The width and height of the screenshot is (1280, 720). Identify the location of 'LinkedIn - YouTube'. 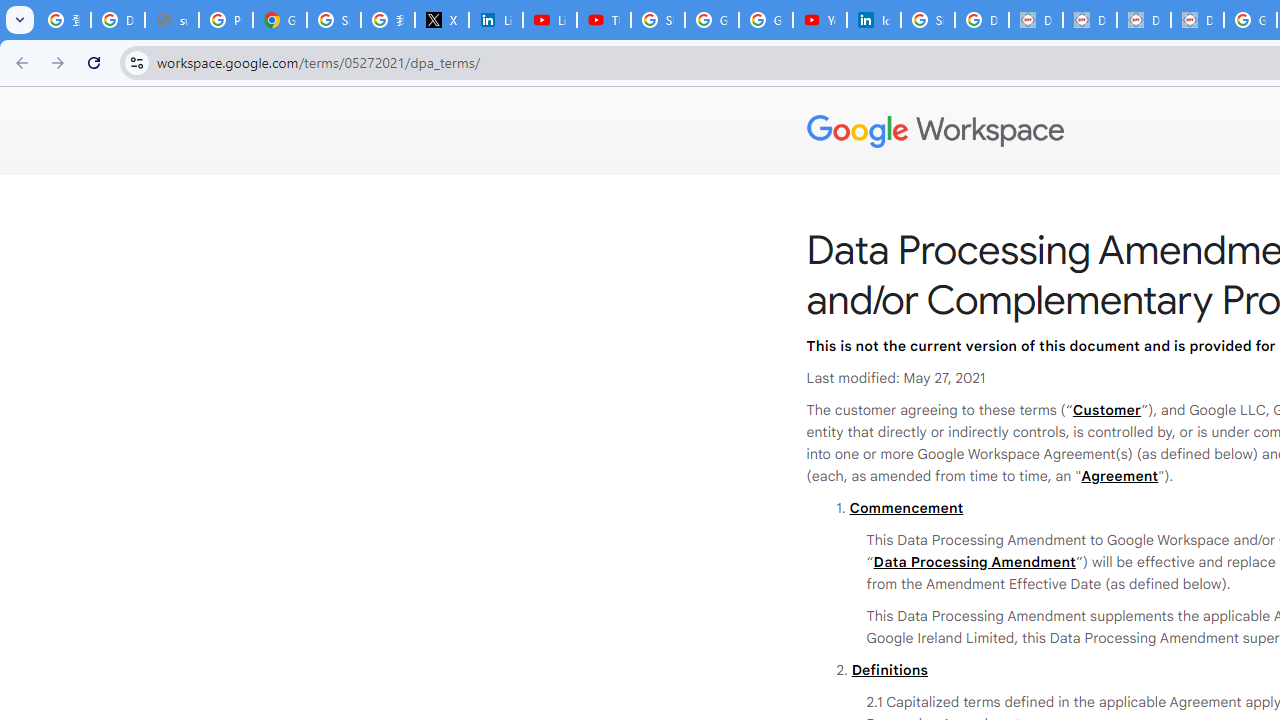
(550, 20).